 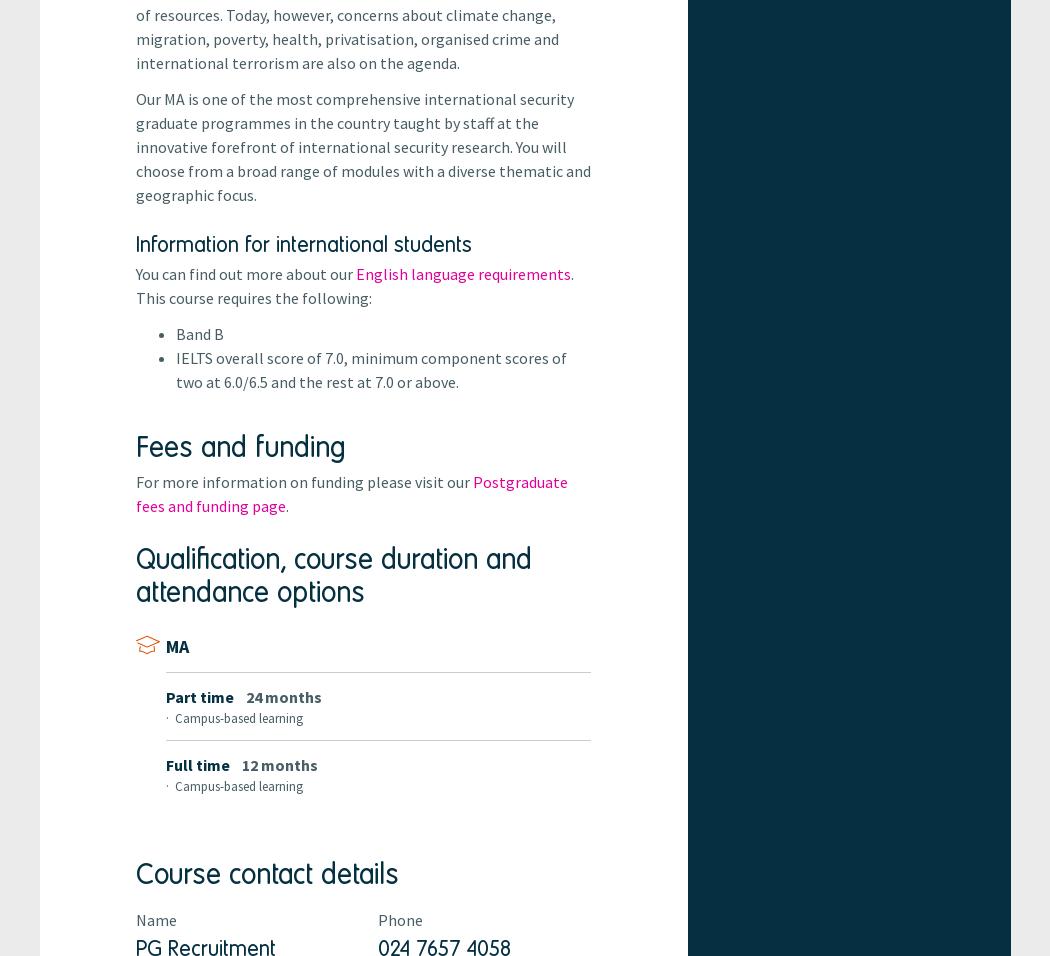 What do you see at coordinates (303, 242) in the screenshot?
I see `'Information for international students'` at bounding box center [303, 242].